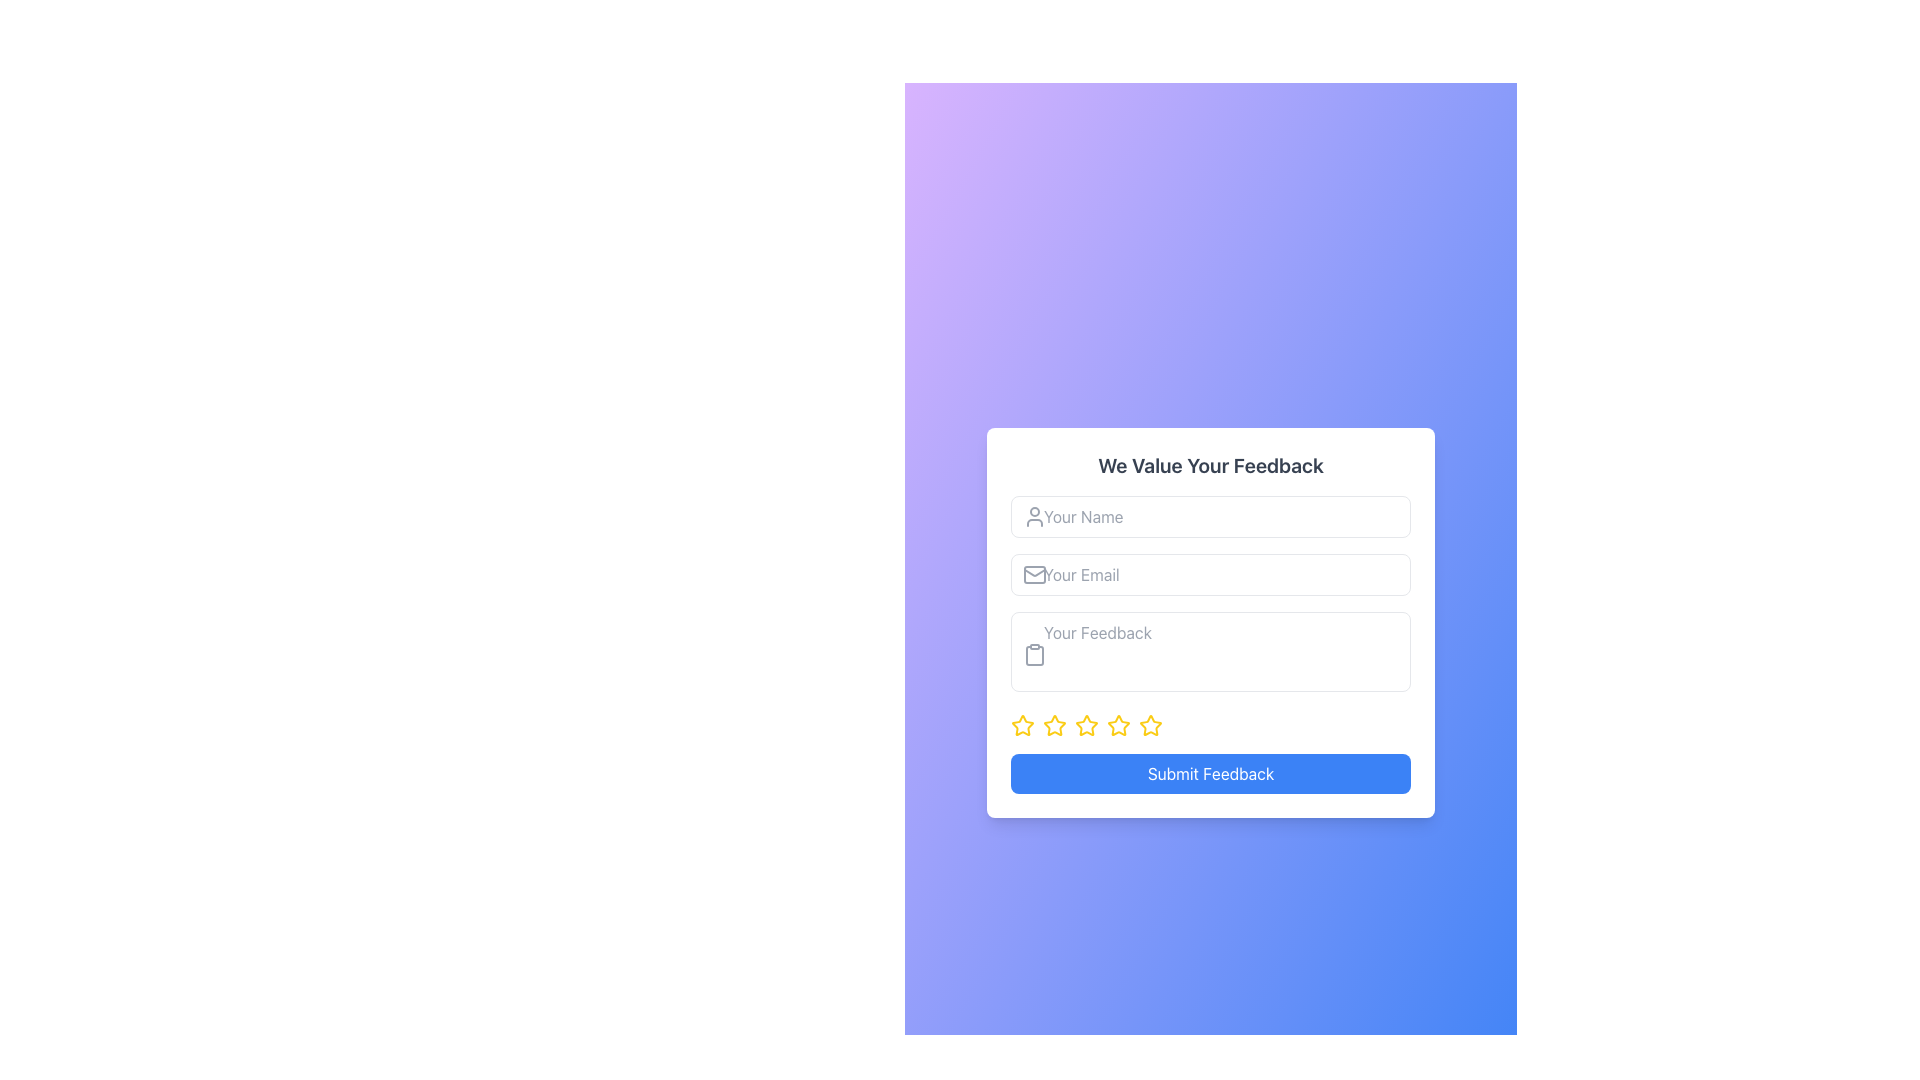  I want to click on across the five yellow stars in the Rating Selector, so click(1209, 725).